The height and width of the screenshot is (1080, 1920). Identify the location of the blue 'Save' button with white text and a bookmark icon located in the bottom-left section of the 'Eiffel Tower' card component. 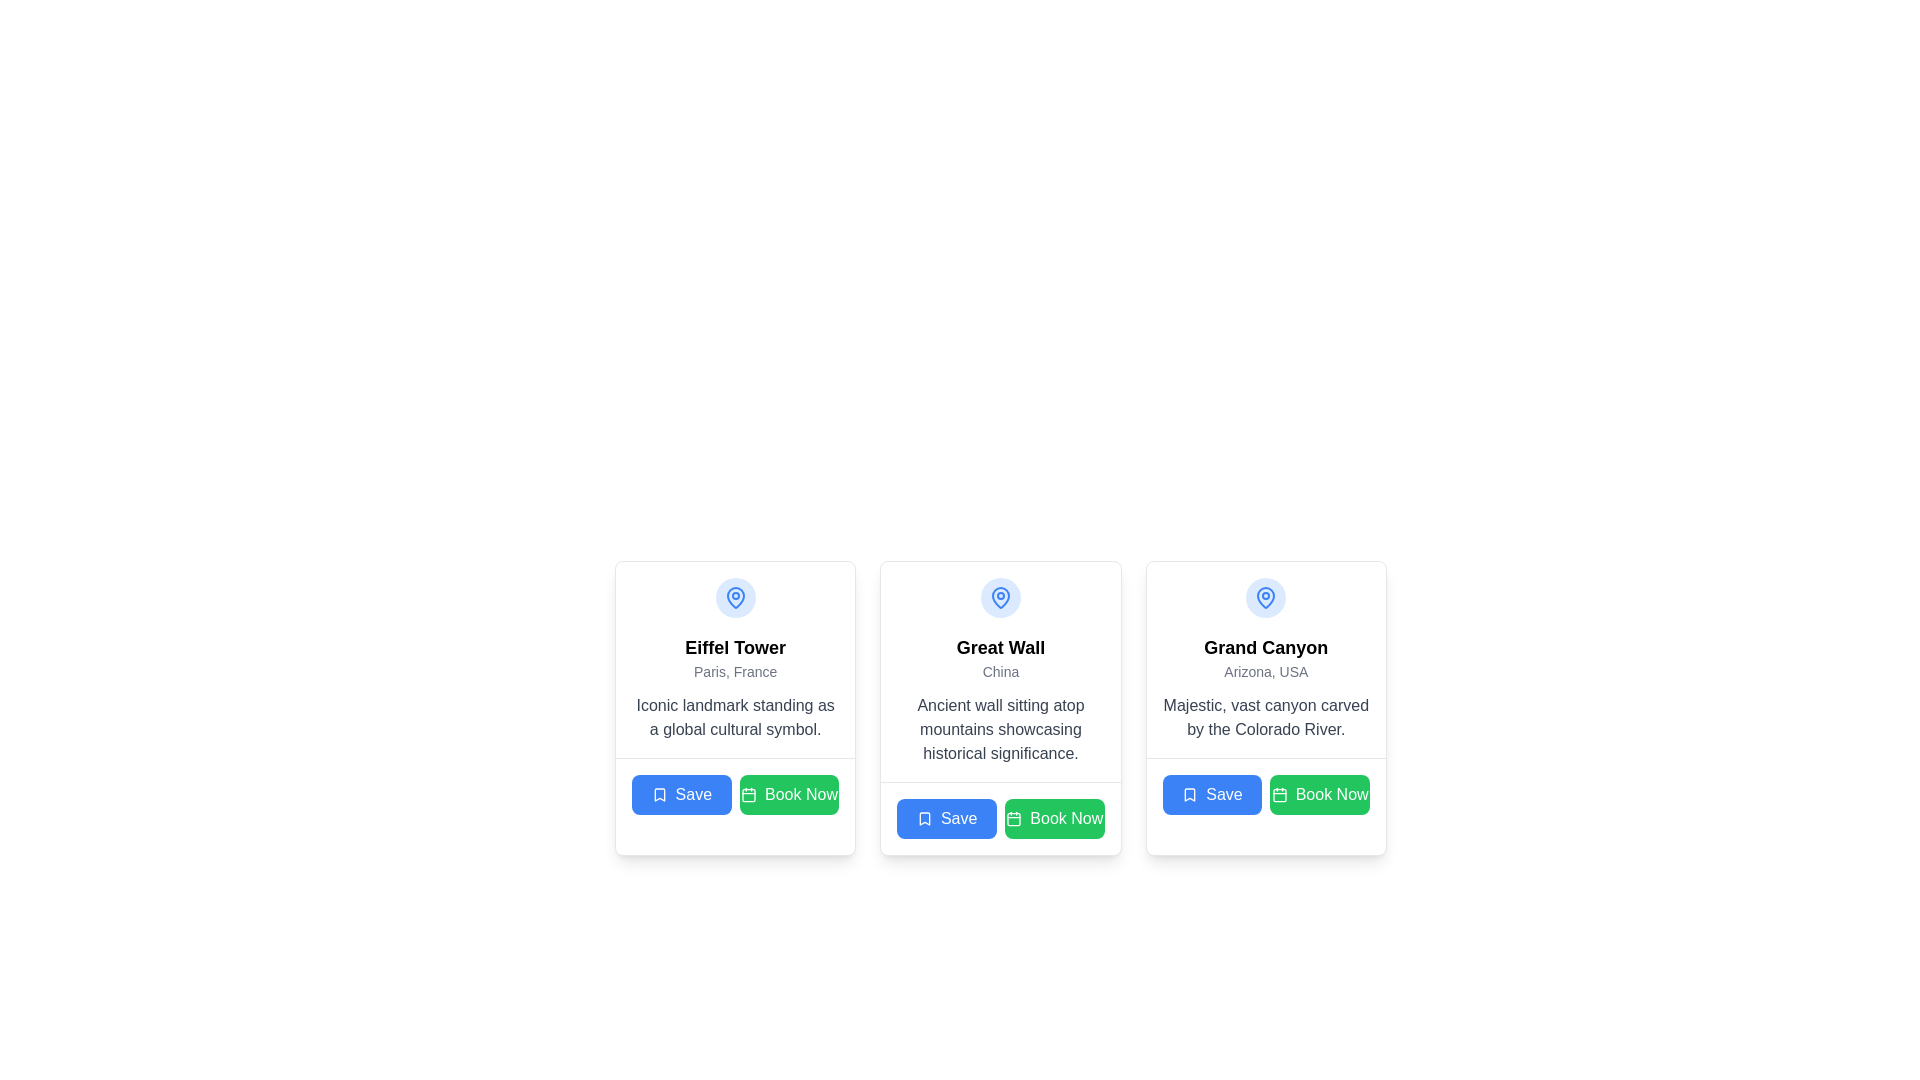
(681, 793).